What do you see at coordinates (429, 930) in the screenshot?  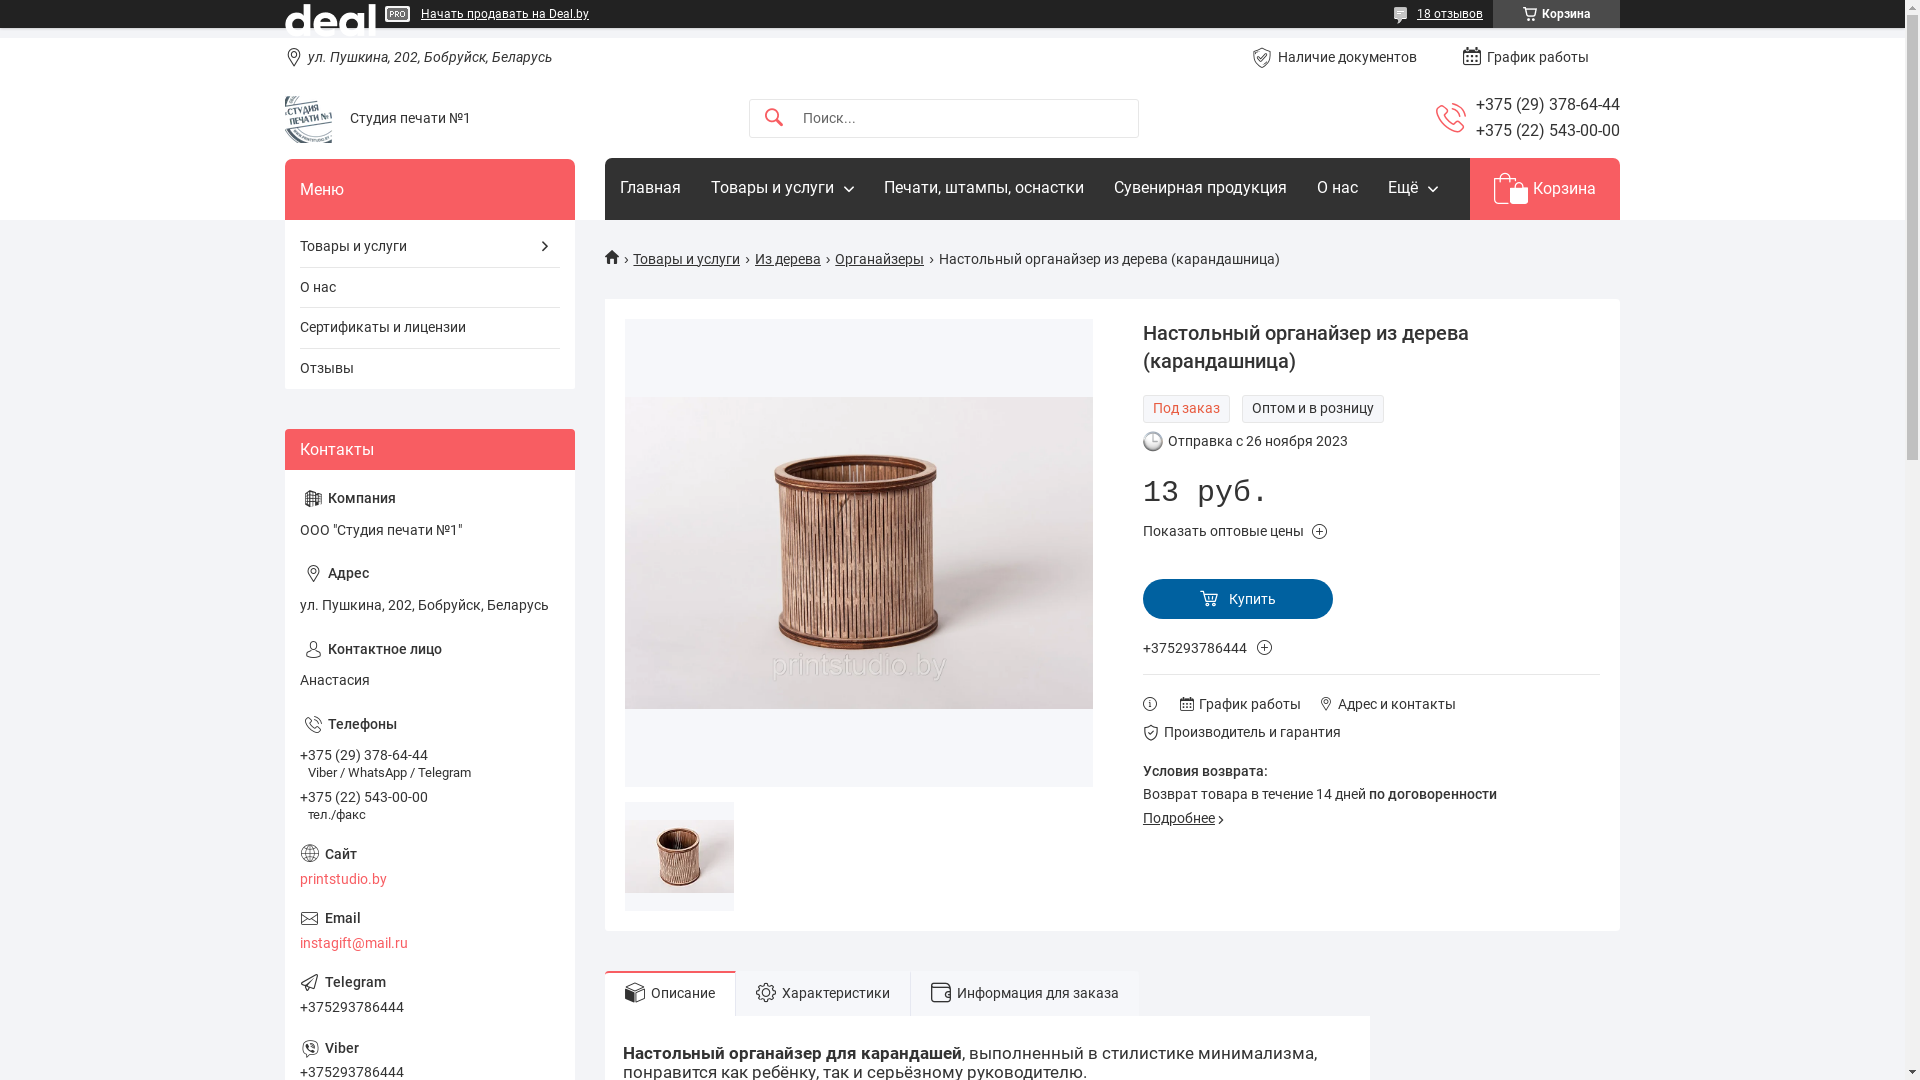 I see `'instagift@mail.ru'` at bounding box center [429, 930].